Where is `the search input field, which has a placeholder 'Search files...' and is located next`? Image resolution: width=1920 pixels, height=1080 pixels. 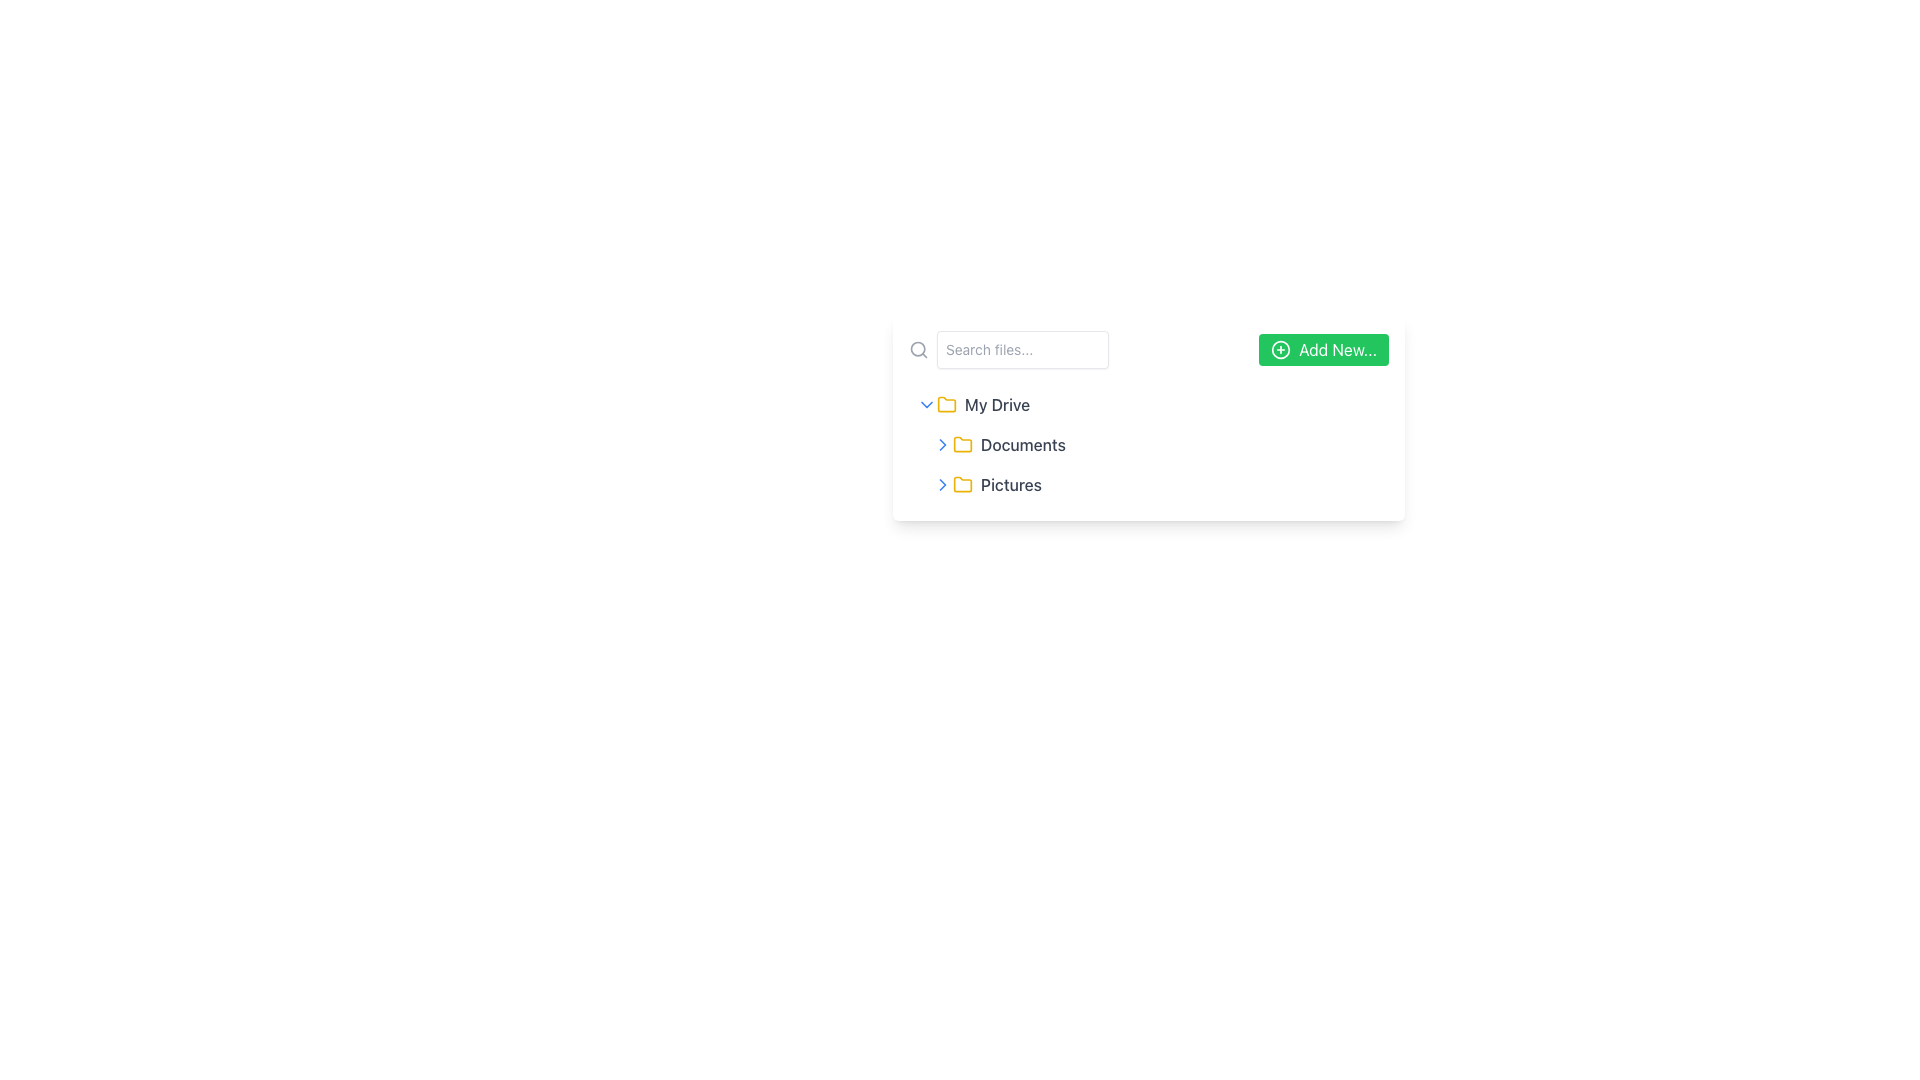 the search input field, which has a placeholder 'Search files...' and is located next is located at coordinates (1008, 349).